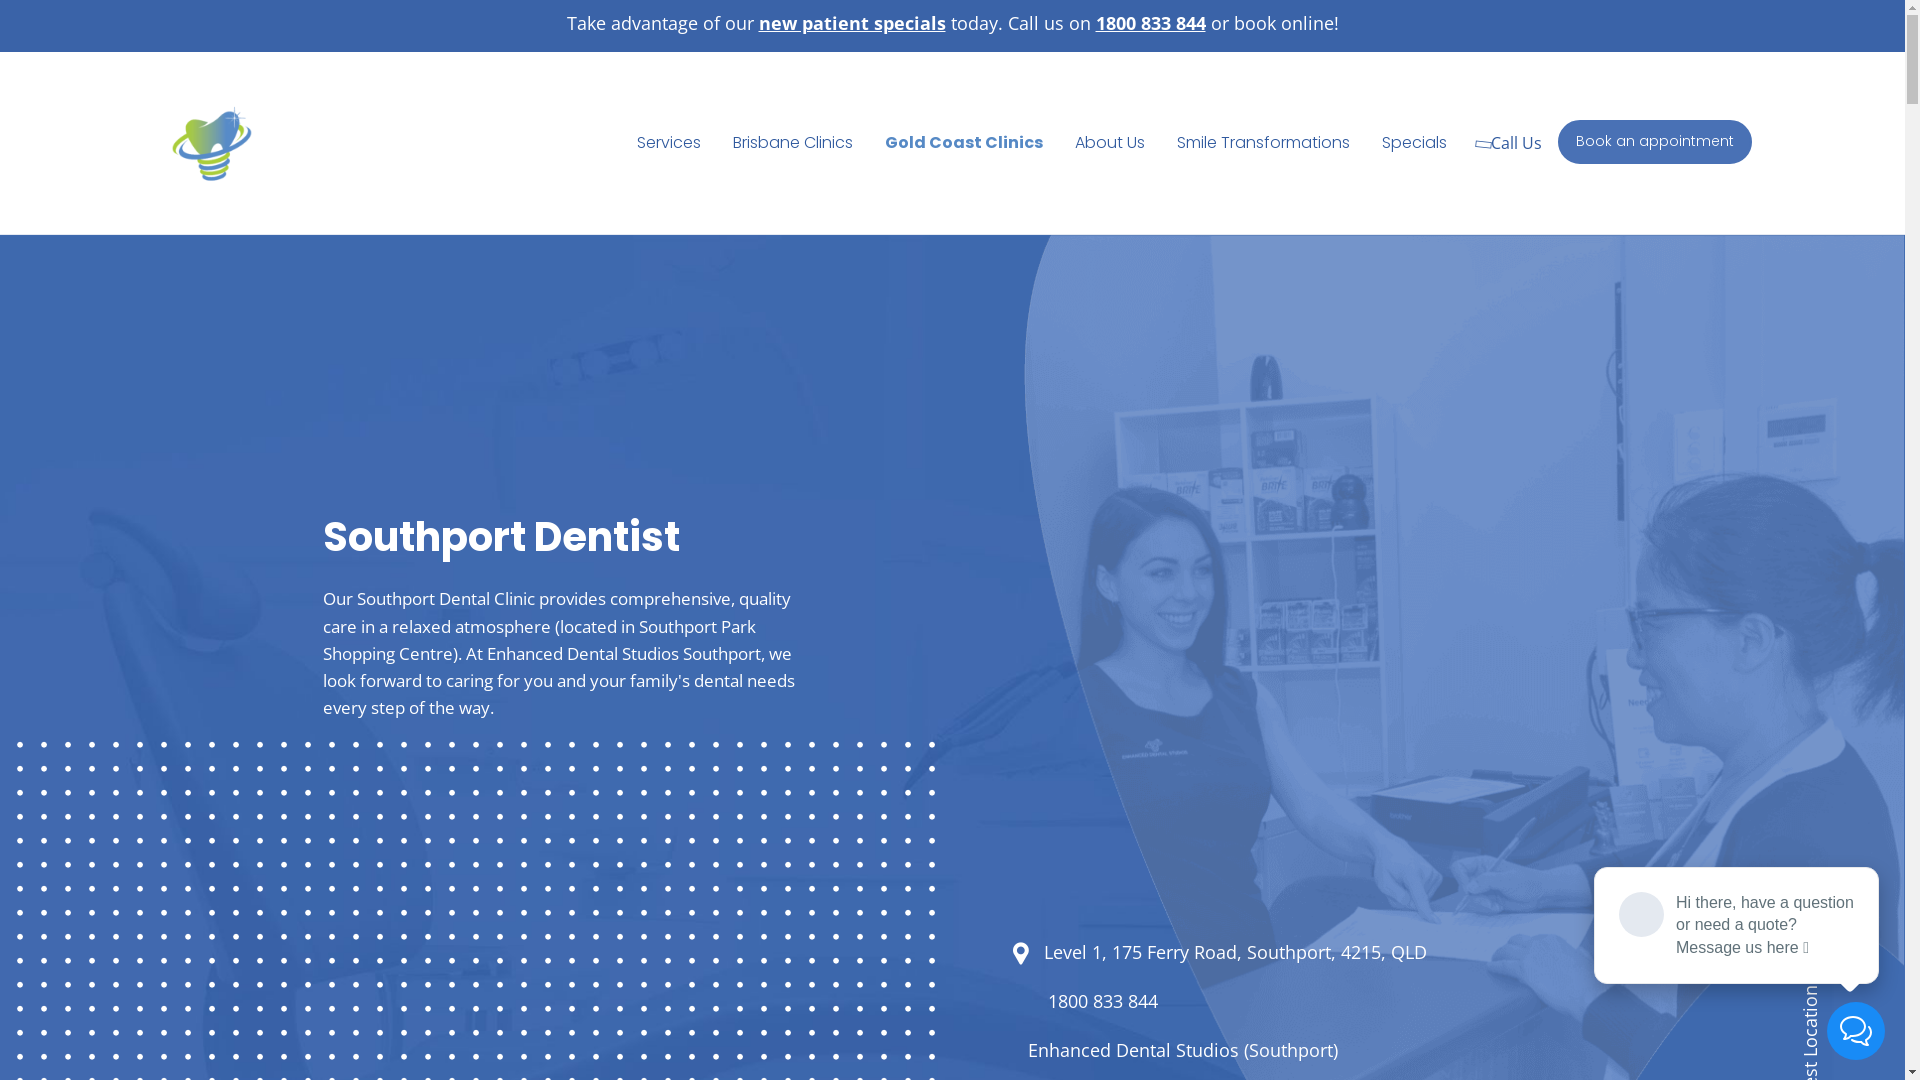 The width and height of the screenshot is (1920, 1080). I want to click on 'Enhanced Dental Studios (Southport)', so click(1182, 1049).